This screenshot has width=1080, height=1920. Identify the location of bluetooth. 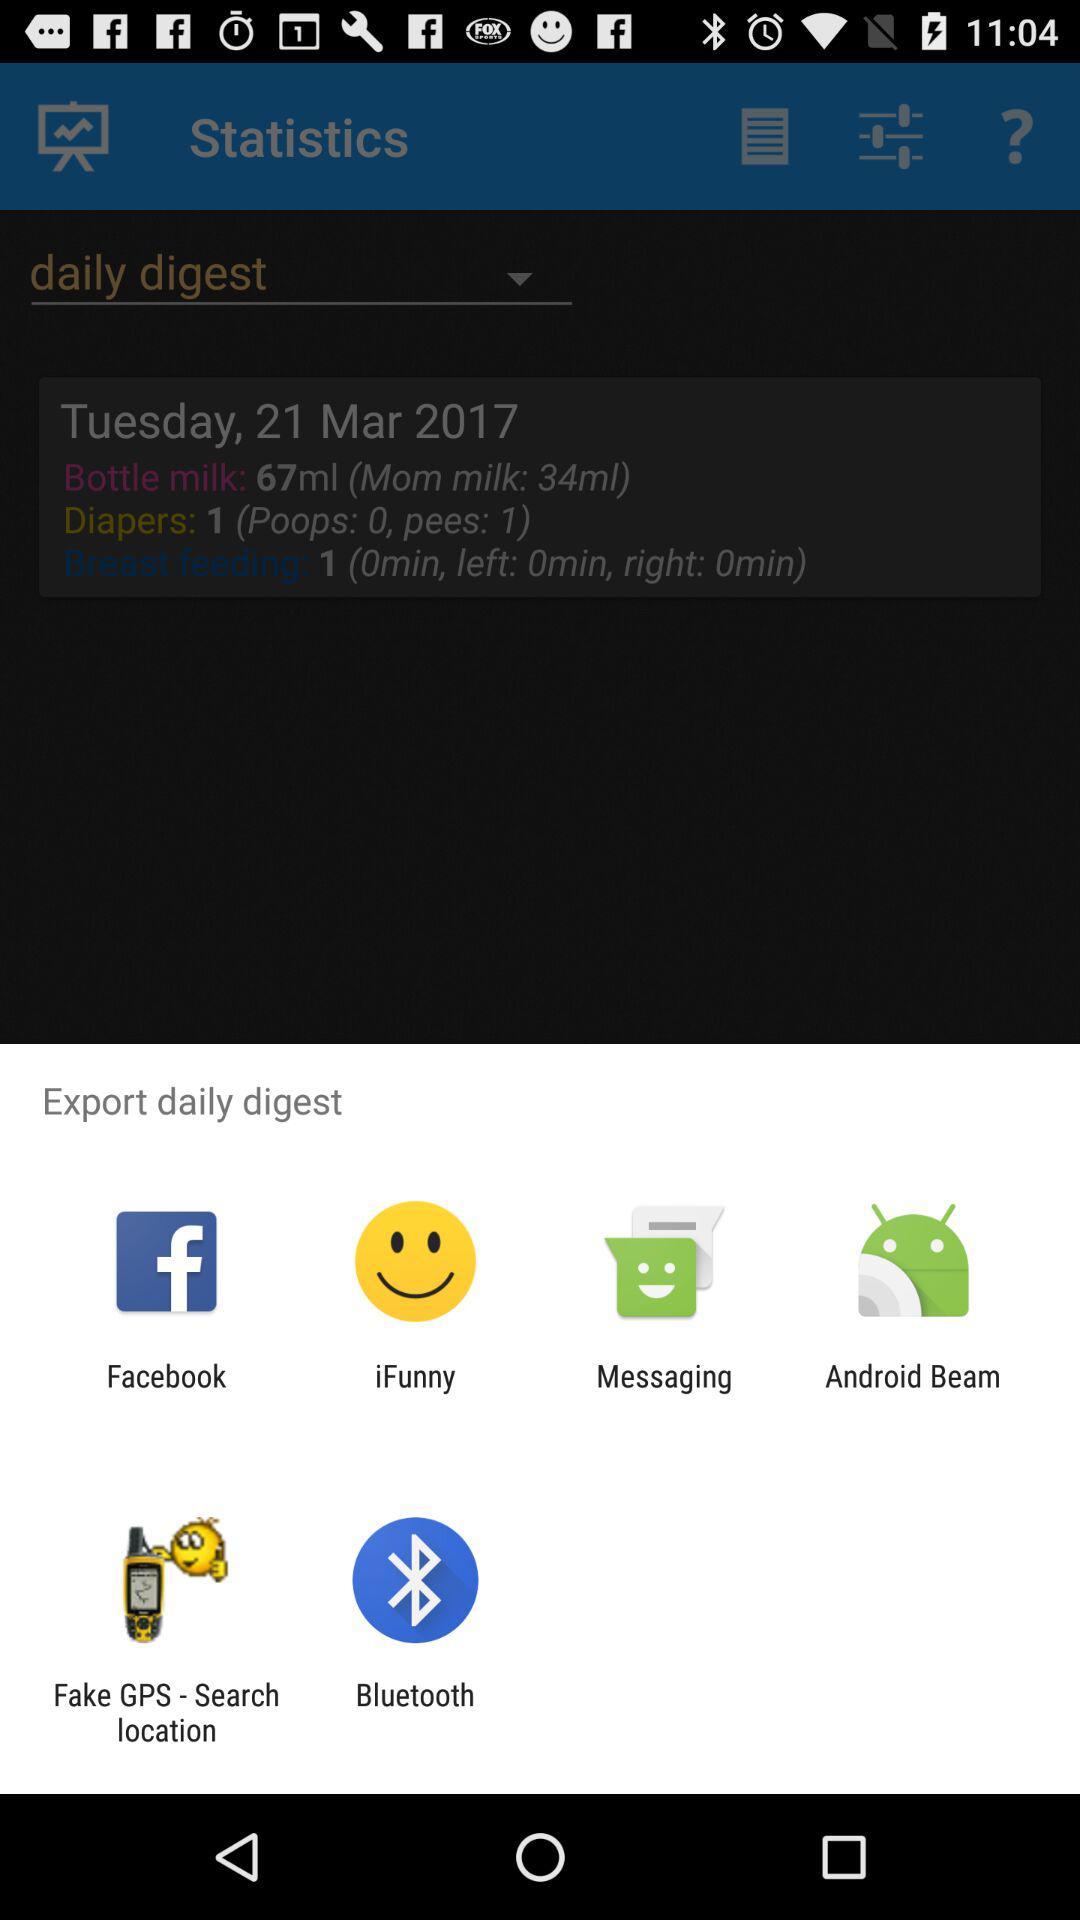
(414, 1711).